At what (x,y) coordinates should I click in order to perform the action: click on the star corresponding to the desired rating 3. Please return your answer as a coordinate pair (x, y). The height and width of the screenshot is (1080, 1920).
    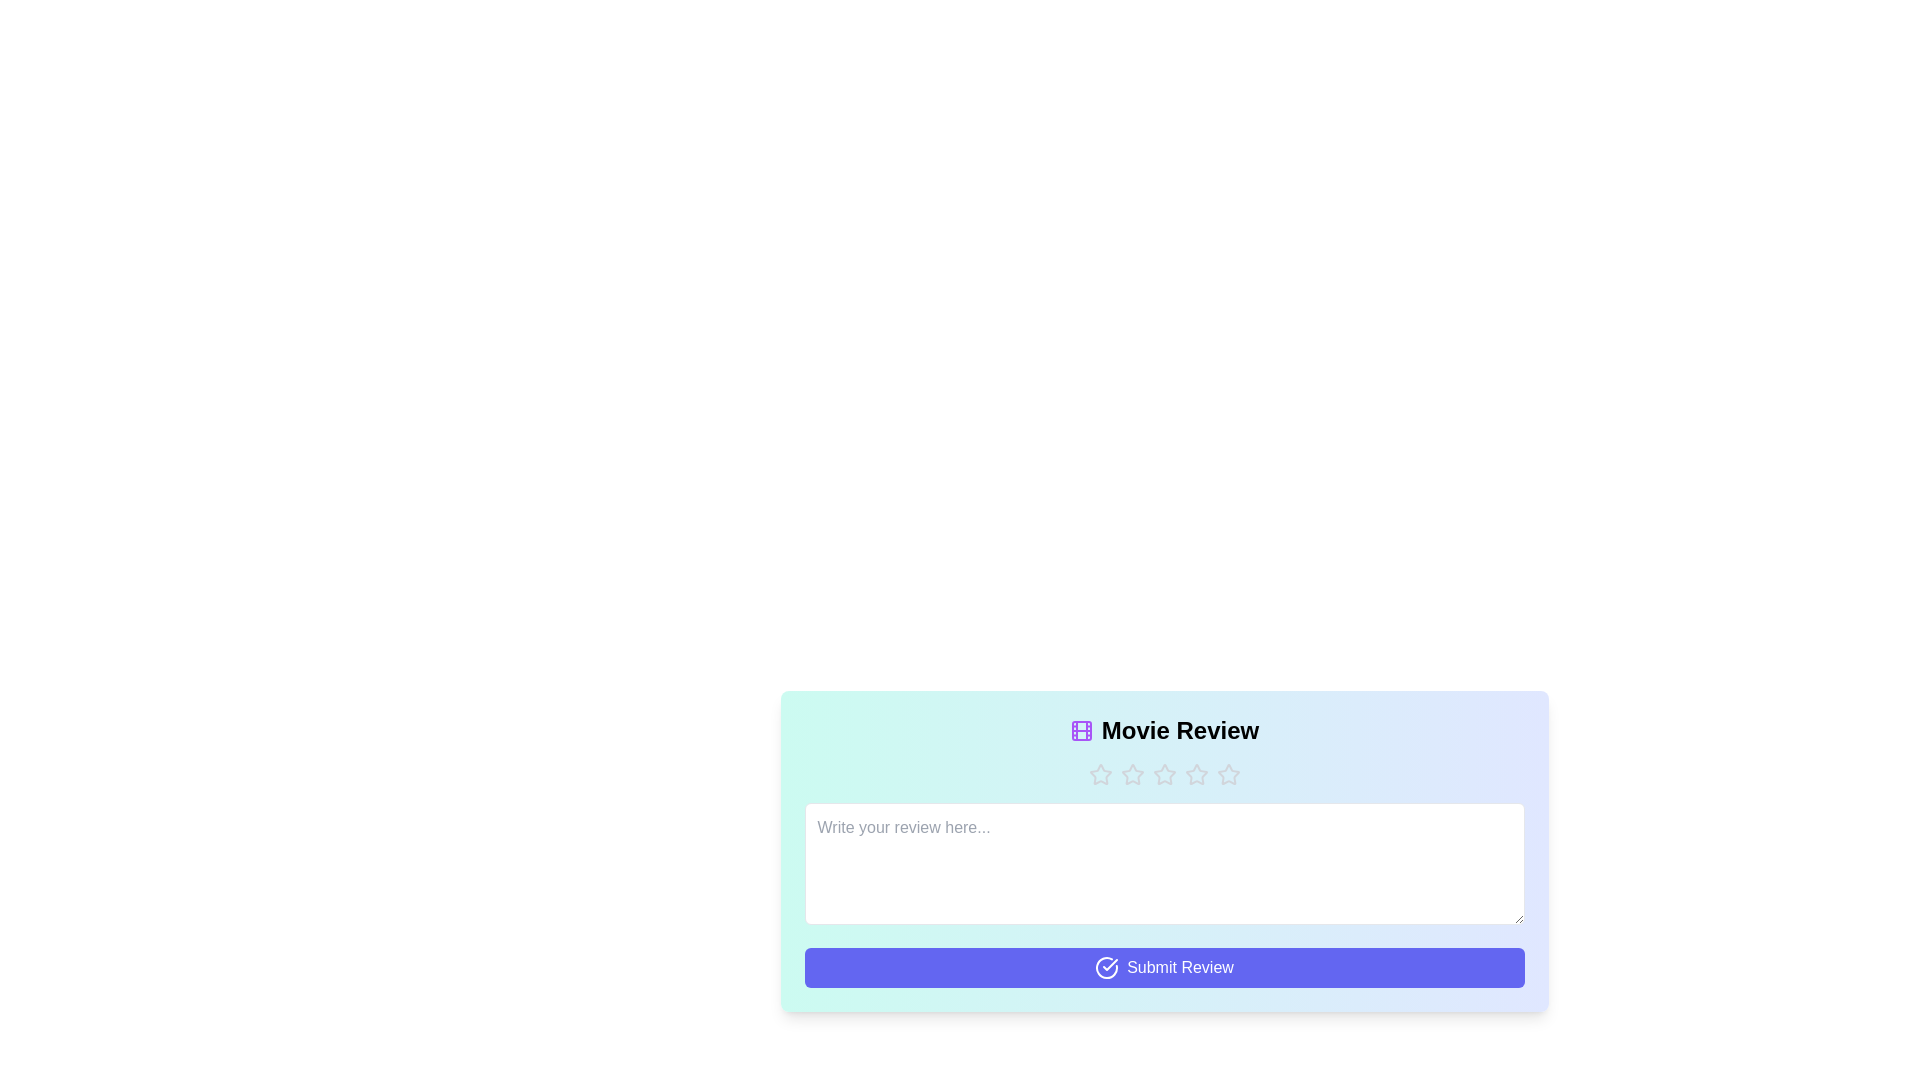
    Looking at the image, I should click on (1164, 774).